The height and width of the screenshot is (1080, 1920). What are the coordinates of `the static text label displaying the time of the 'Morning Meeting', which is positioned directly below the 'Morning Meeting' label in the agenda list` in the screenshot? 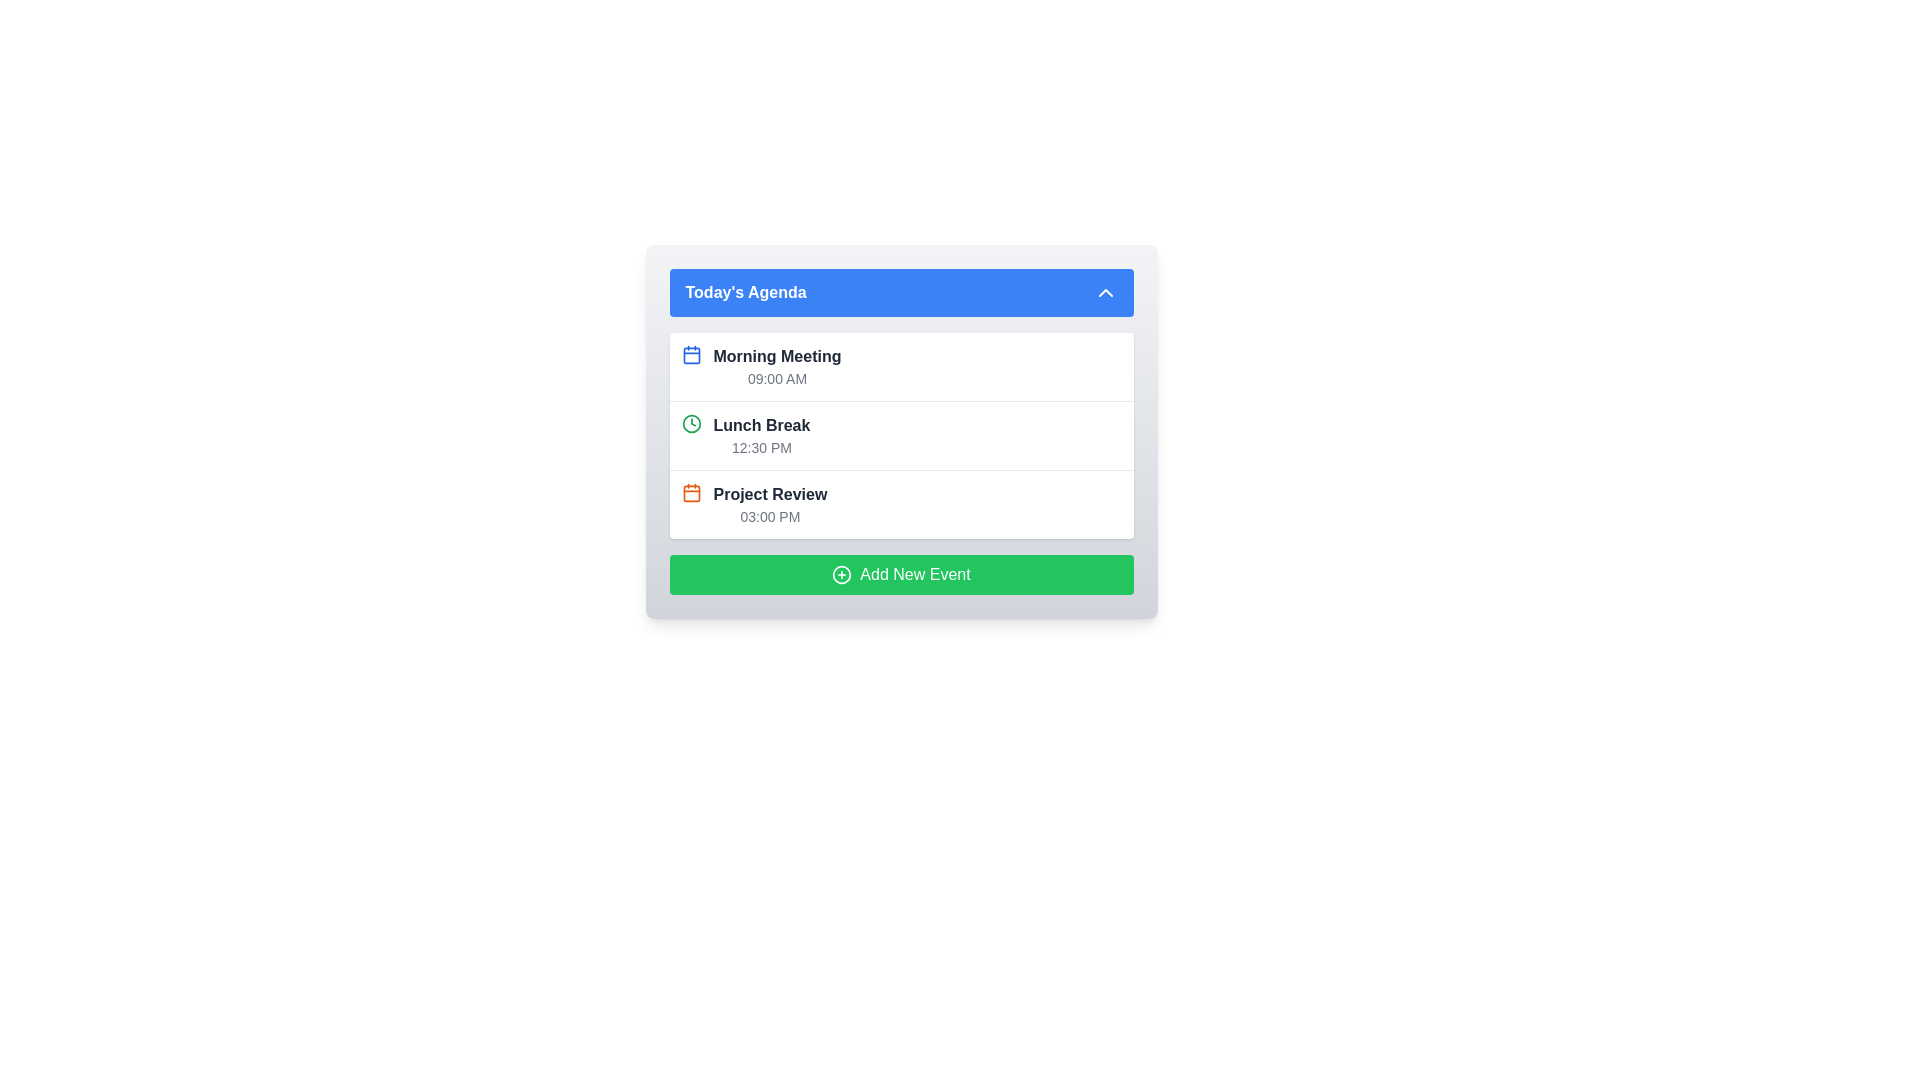 It's located at (776, 378).